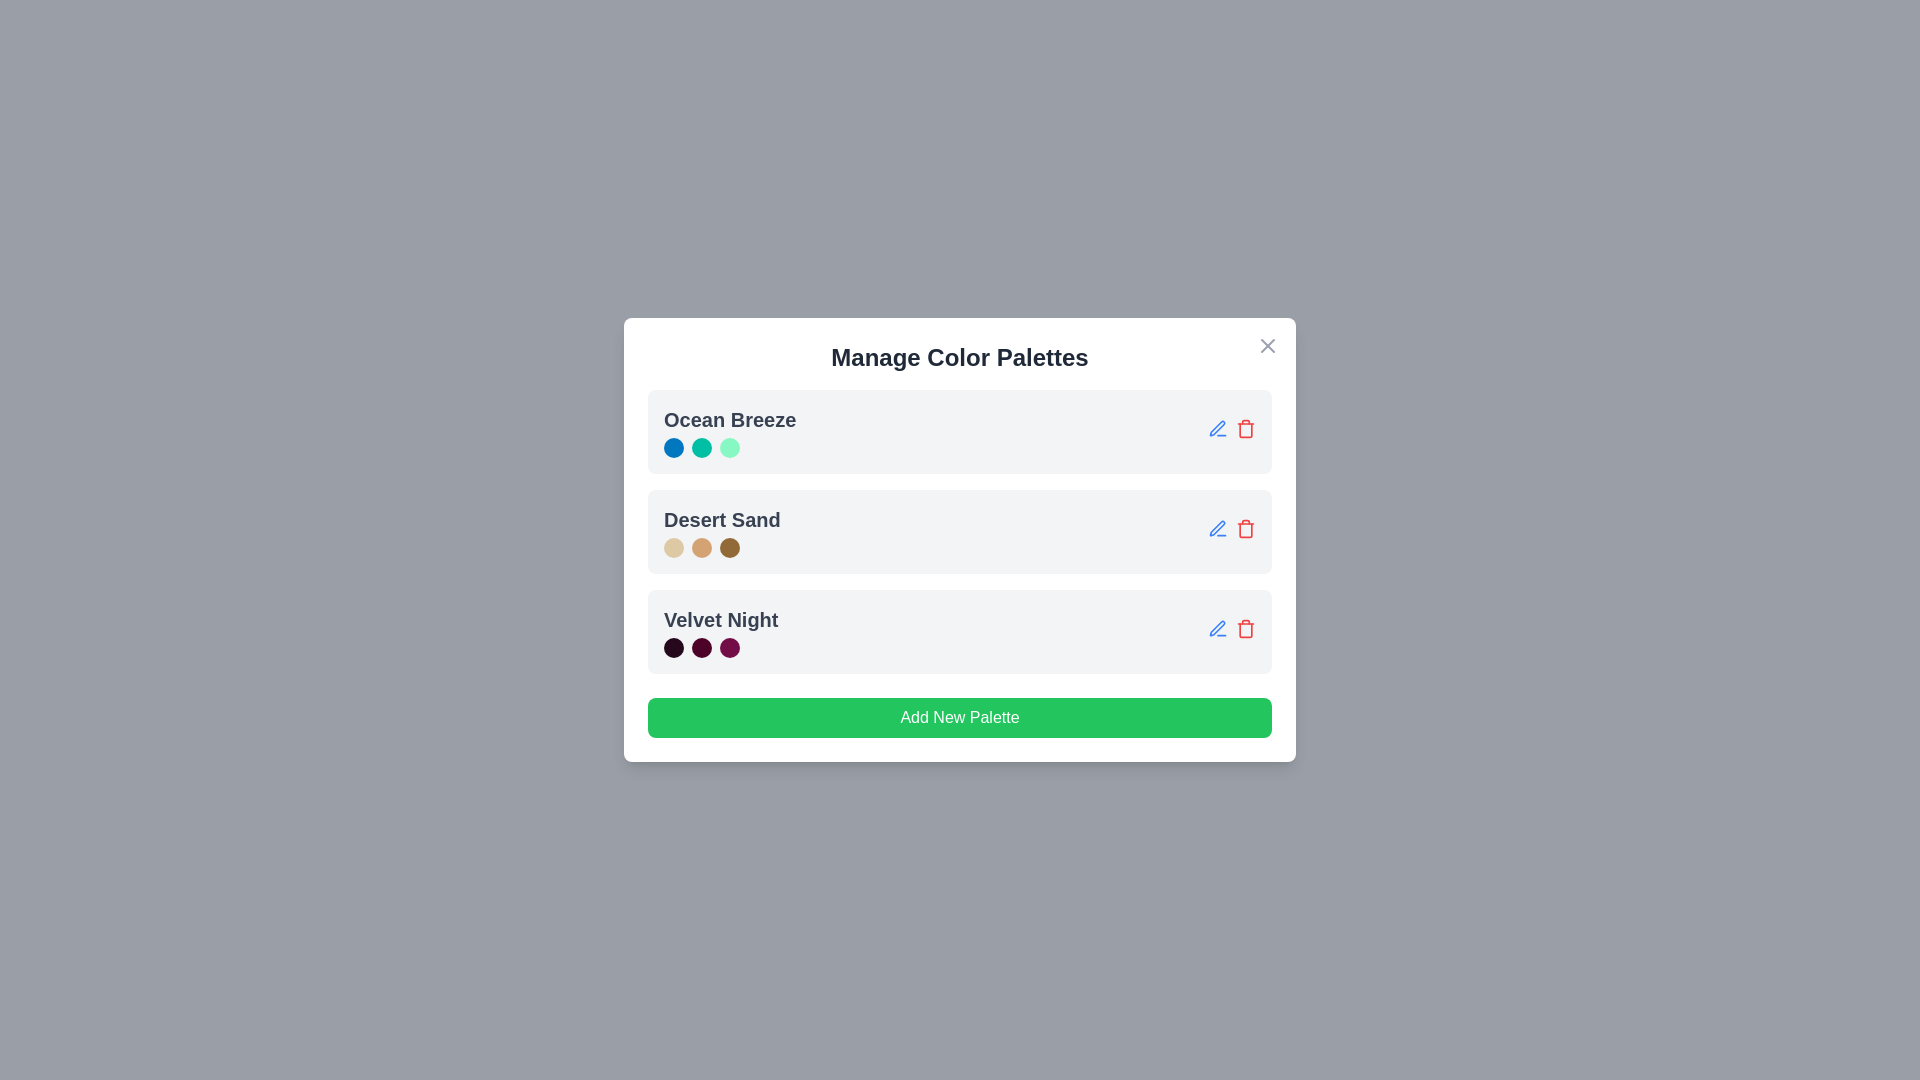 The image size is (1920, 1080). Describe the element at coordinates (720, 632) in the screenshot. I see `the palette name Velvet Night to view its details` at that location.